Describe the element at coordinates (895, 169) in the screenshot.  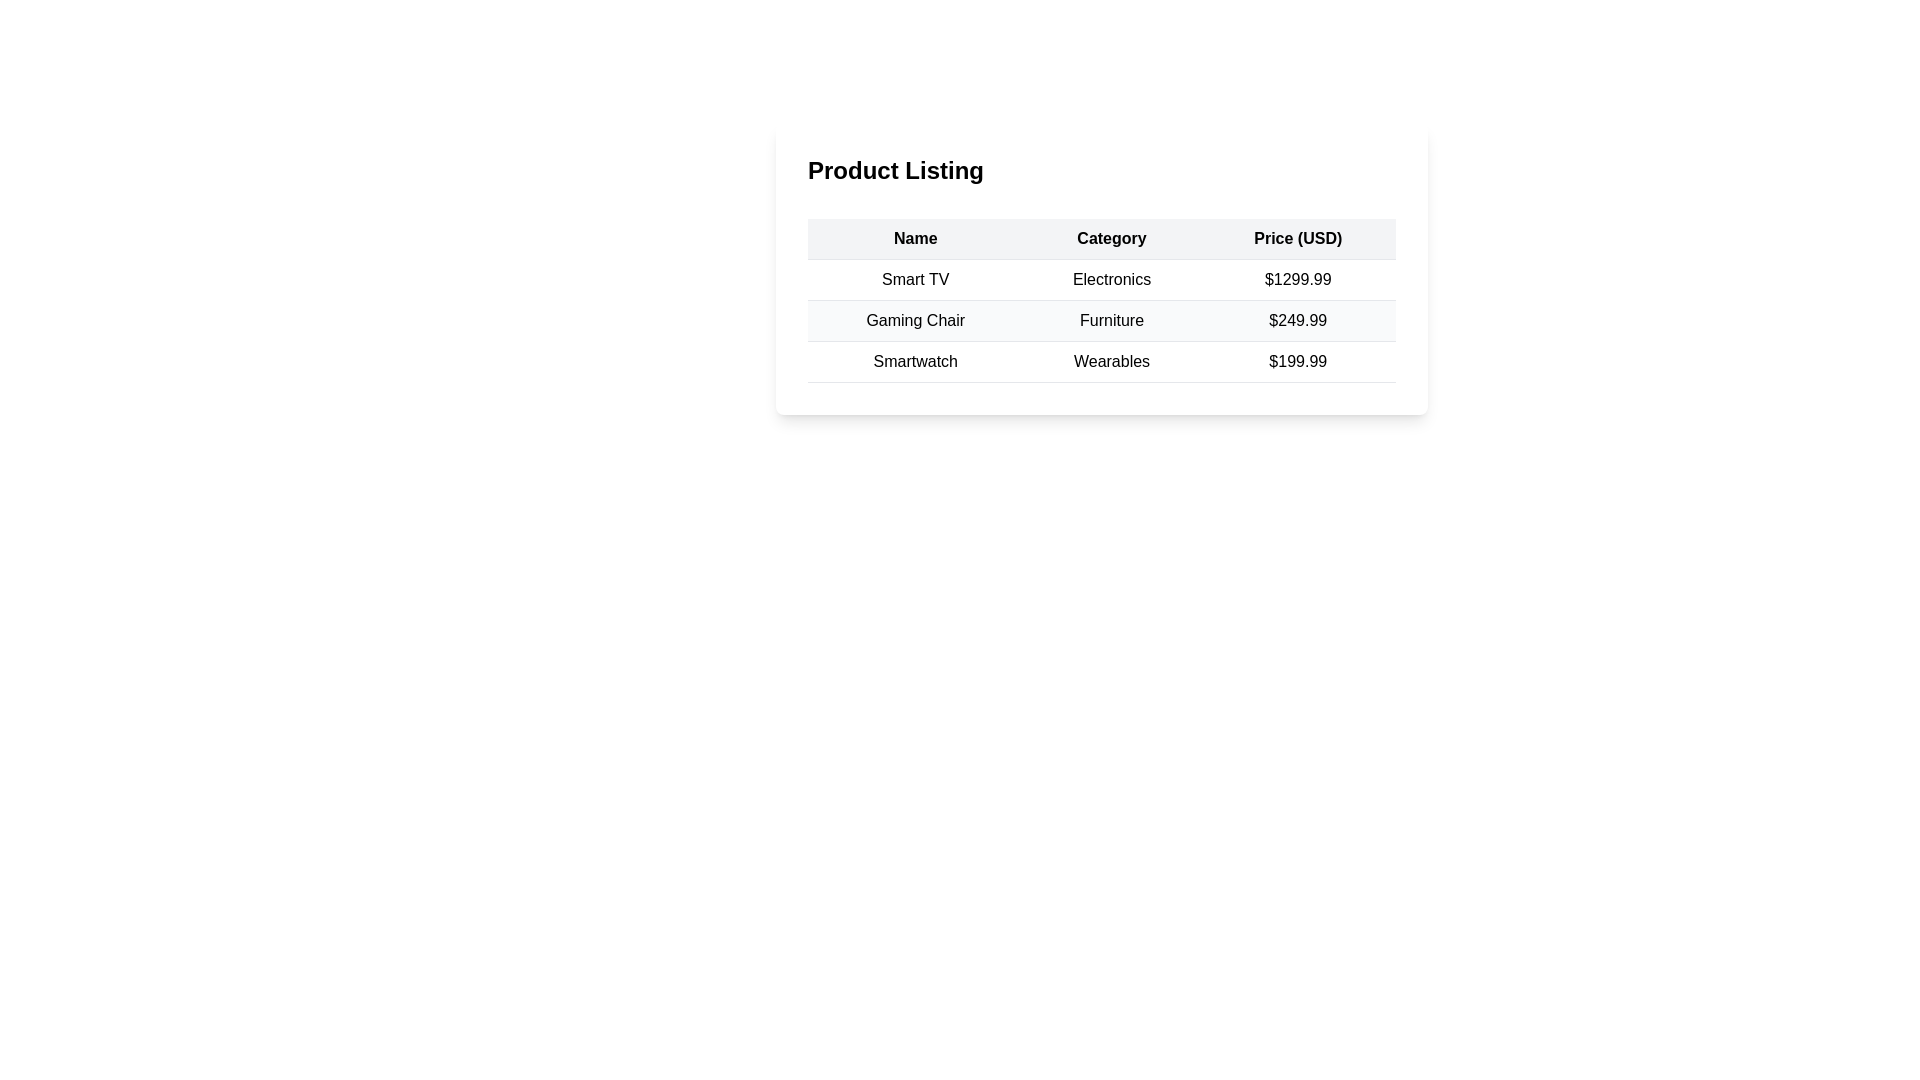
I see `the bold title text labeled 'Product Listing', which serves as a section heading at the top of a list or table` at that location.